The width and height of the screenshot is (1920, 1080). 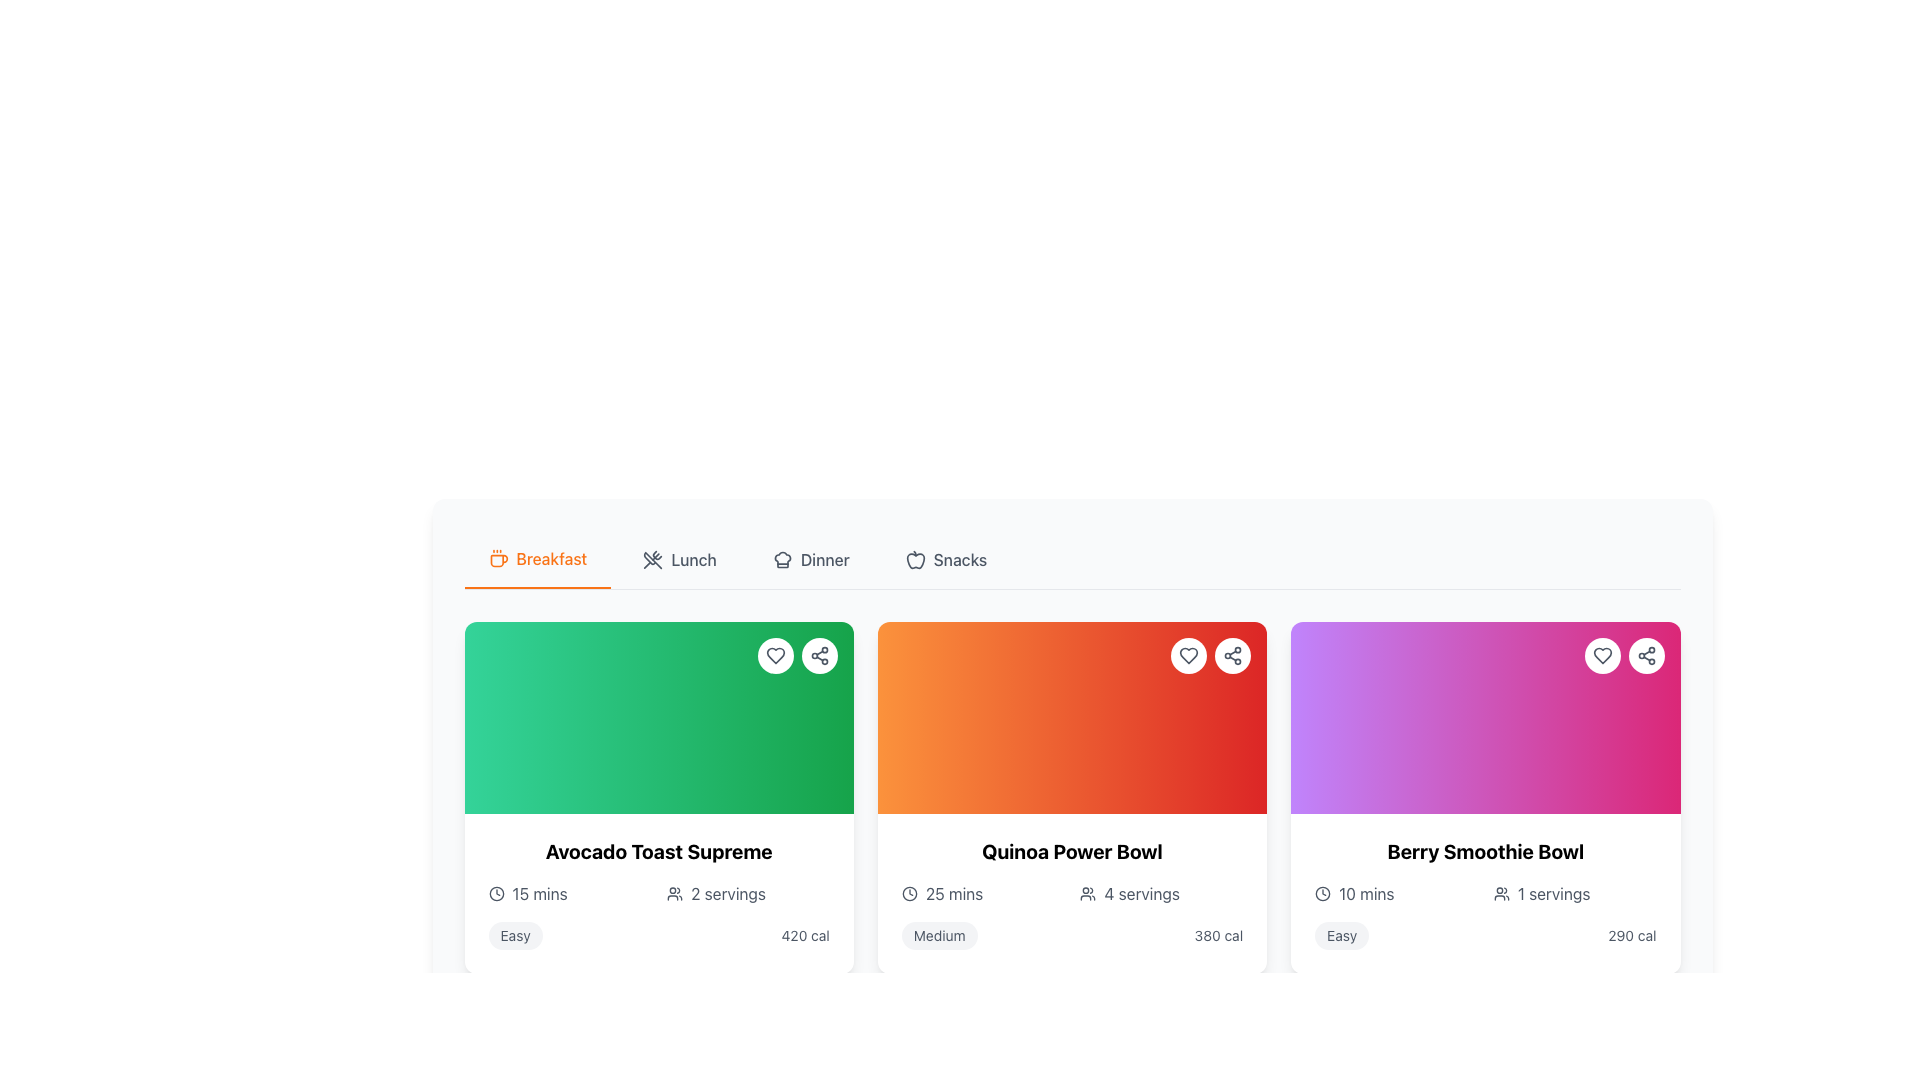 What do you see at coordinates (498, 559) in the screenshot?
I see `the 'Breakfast' menu icon located in the top-left section of the UI, immediately to the left of the 'Breakfast' label` at bounding box center [498, 559].